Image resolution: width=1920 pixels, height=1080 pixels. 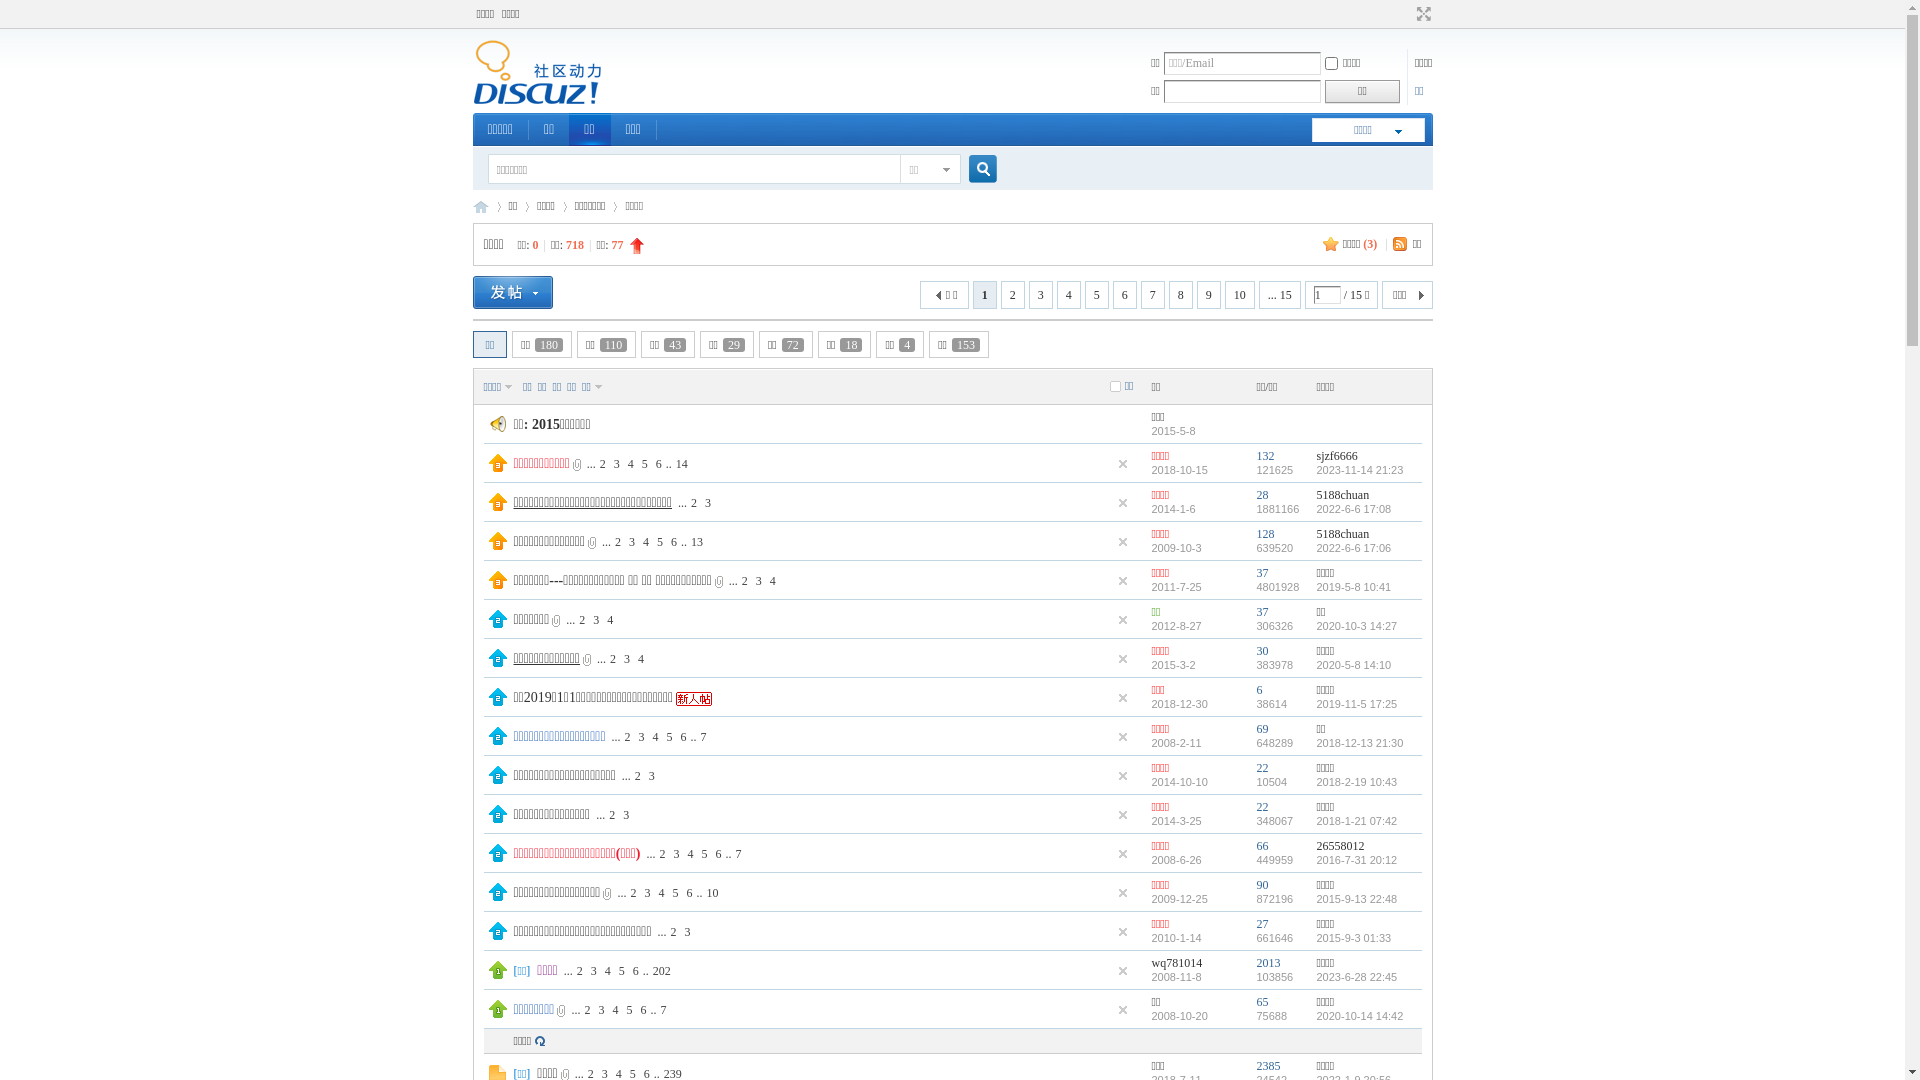 What do you see at coordinates (1315, 975) in the screenshot?
I see `'2023-6-28 22:45'` at bounding box center [1315, 975].